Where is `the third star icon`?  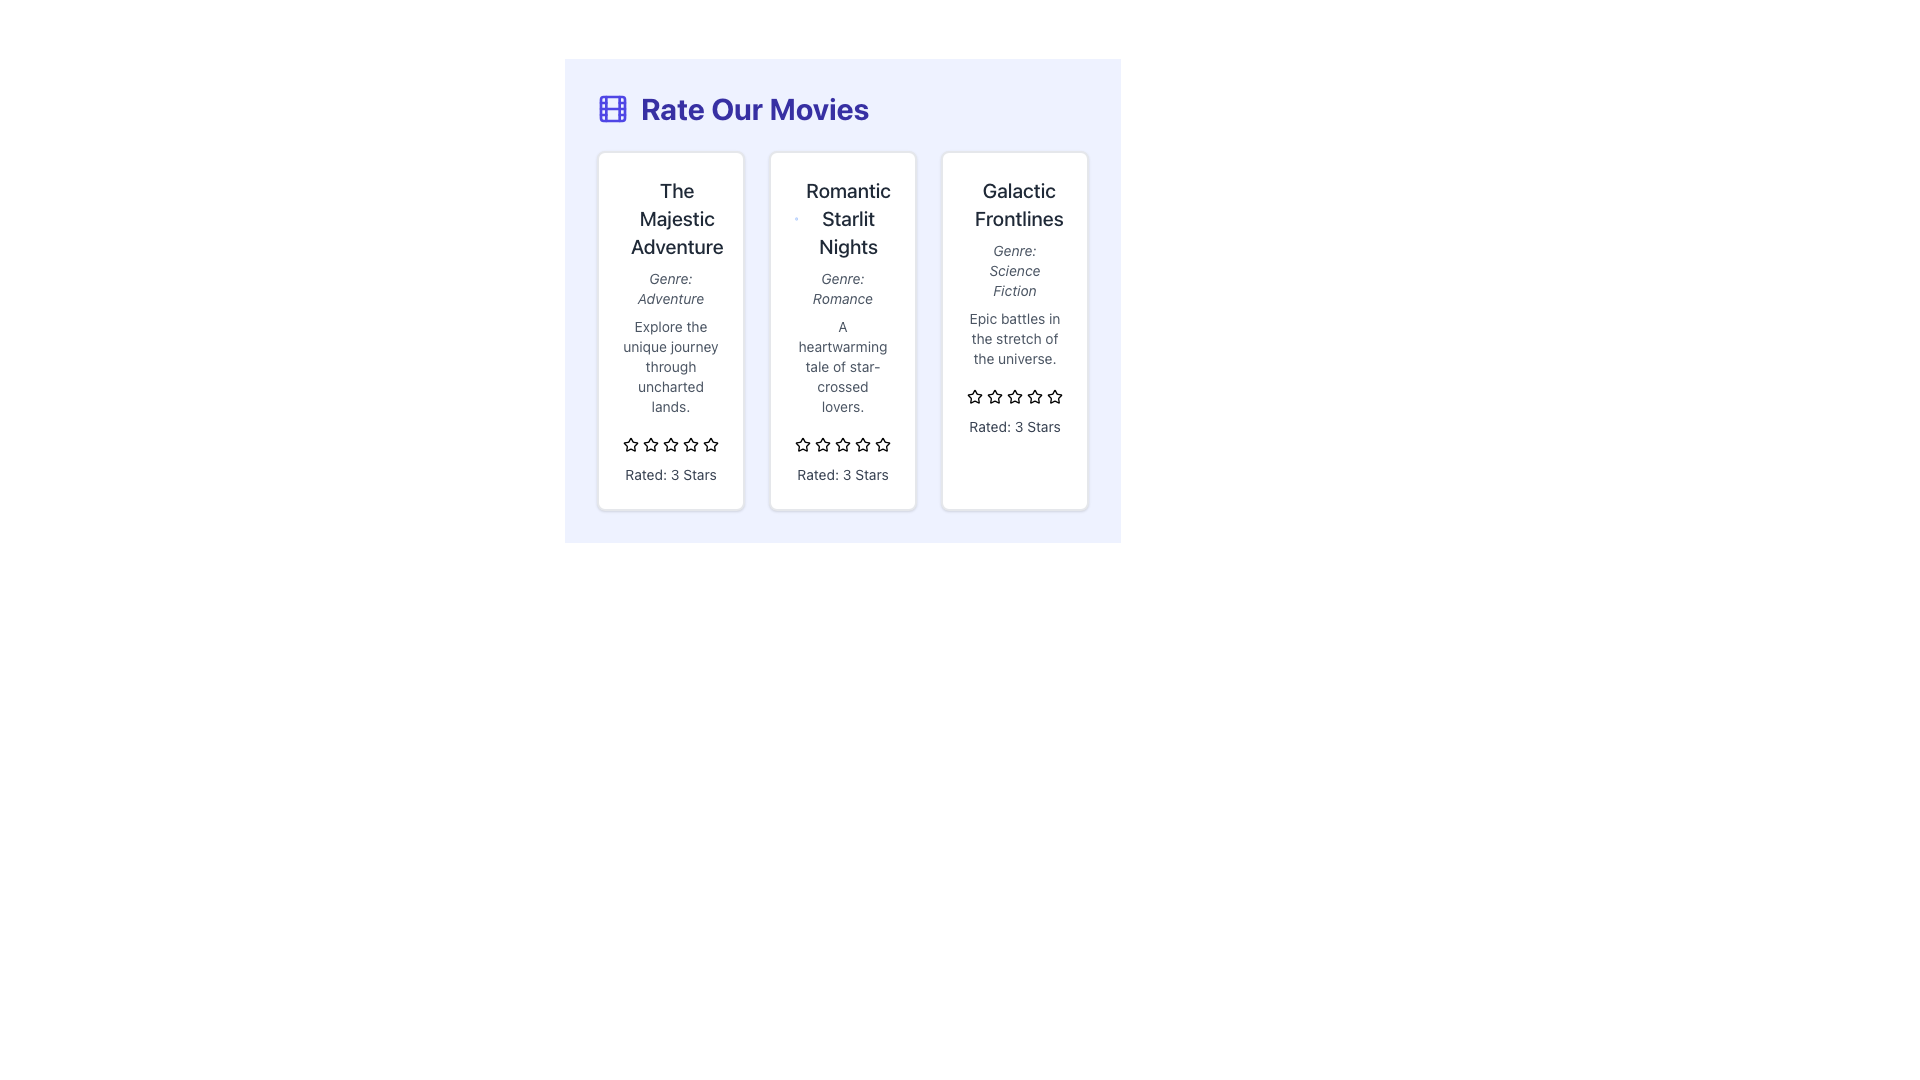
the third star icon is located at coordinates (1014, 396).